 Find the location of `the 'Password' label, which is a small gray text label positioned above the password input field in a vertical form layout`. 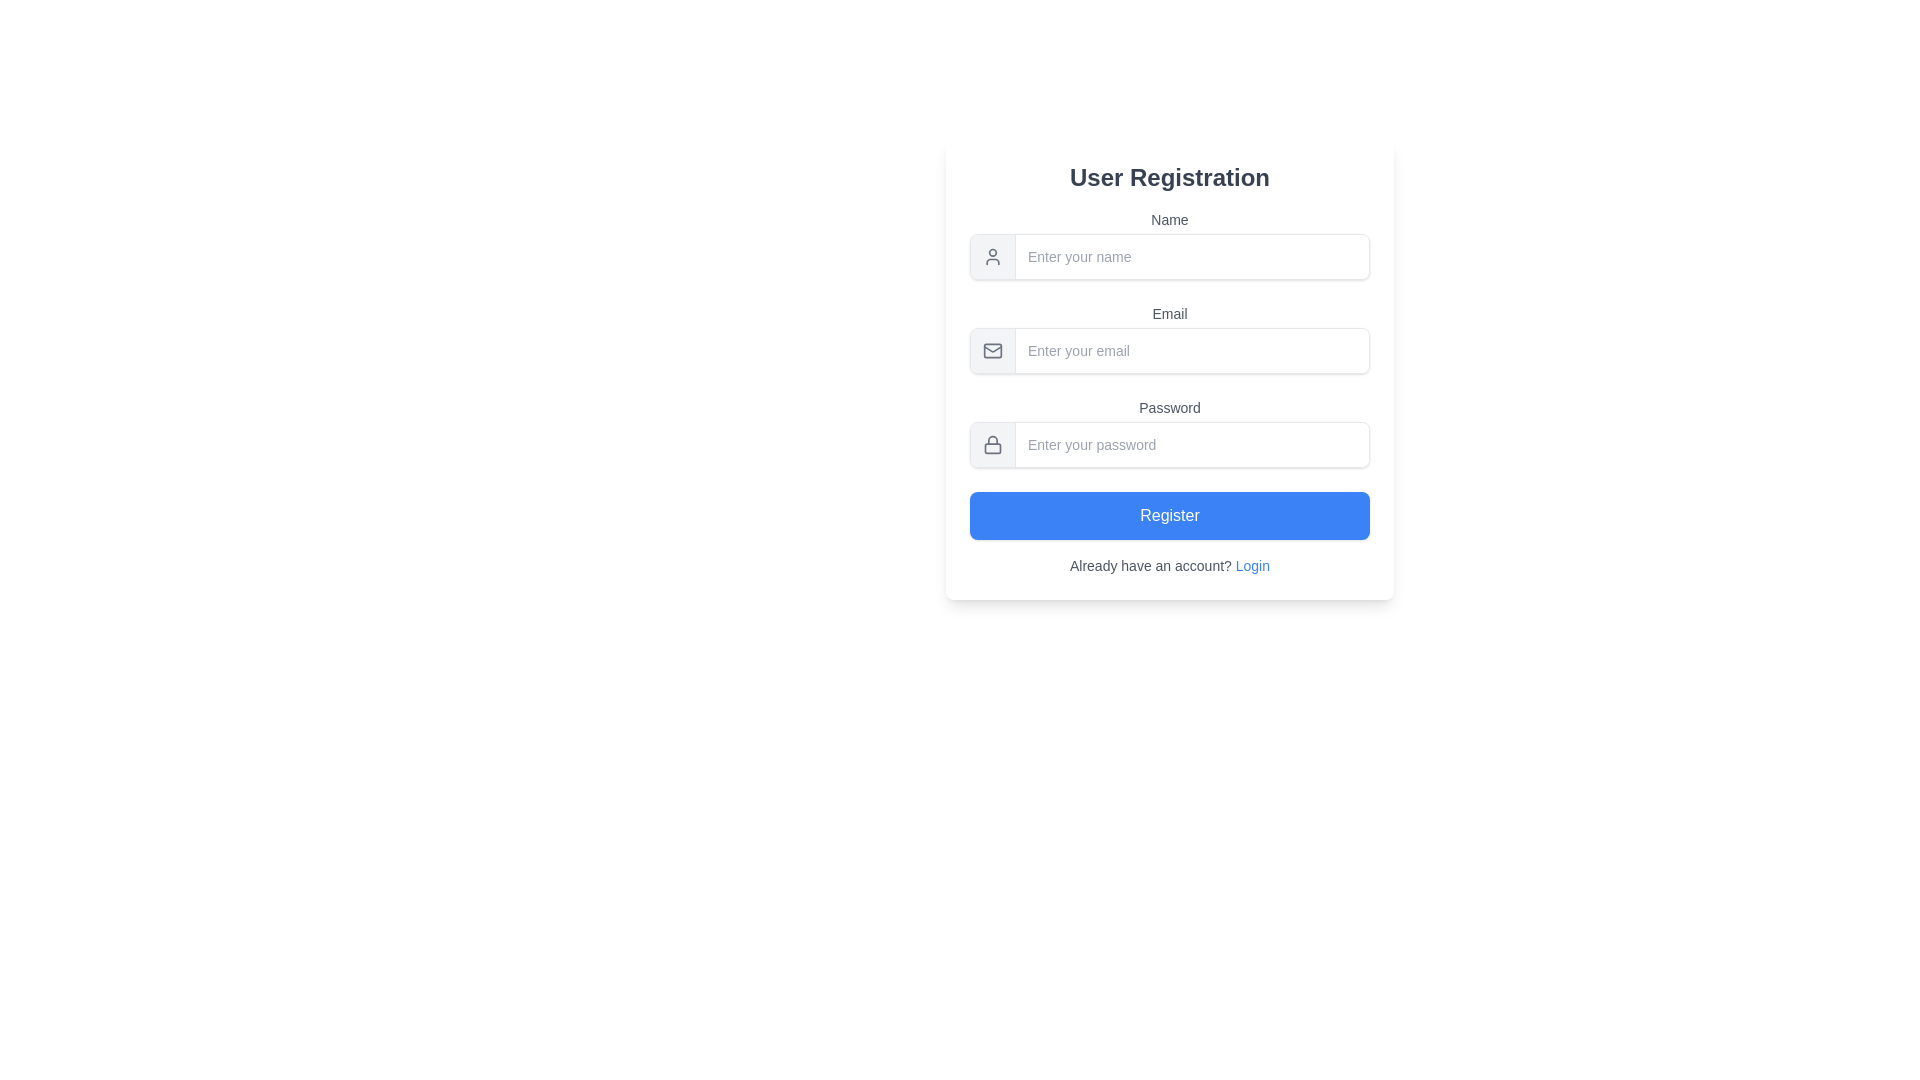

the 'Password' label, which is a small gray text label positioned above the password input field in a vertical form layout is located at coordinates (1170, 407).